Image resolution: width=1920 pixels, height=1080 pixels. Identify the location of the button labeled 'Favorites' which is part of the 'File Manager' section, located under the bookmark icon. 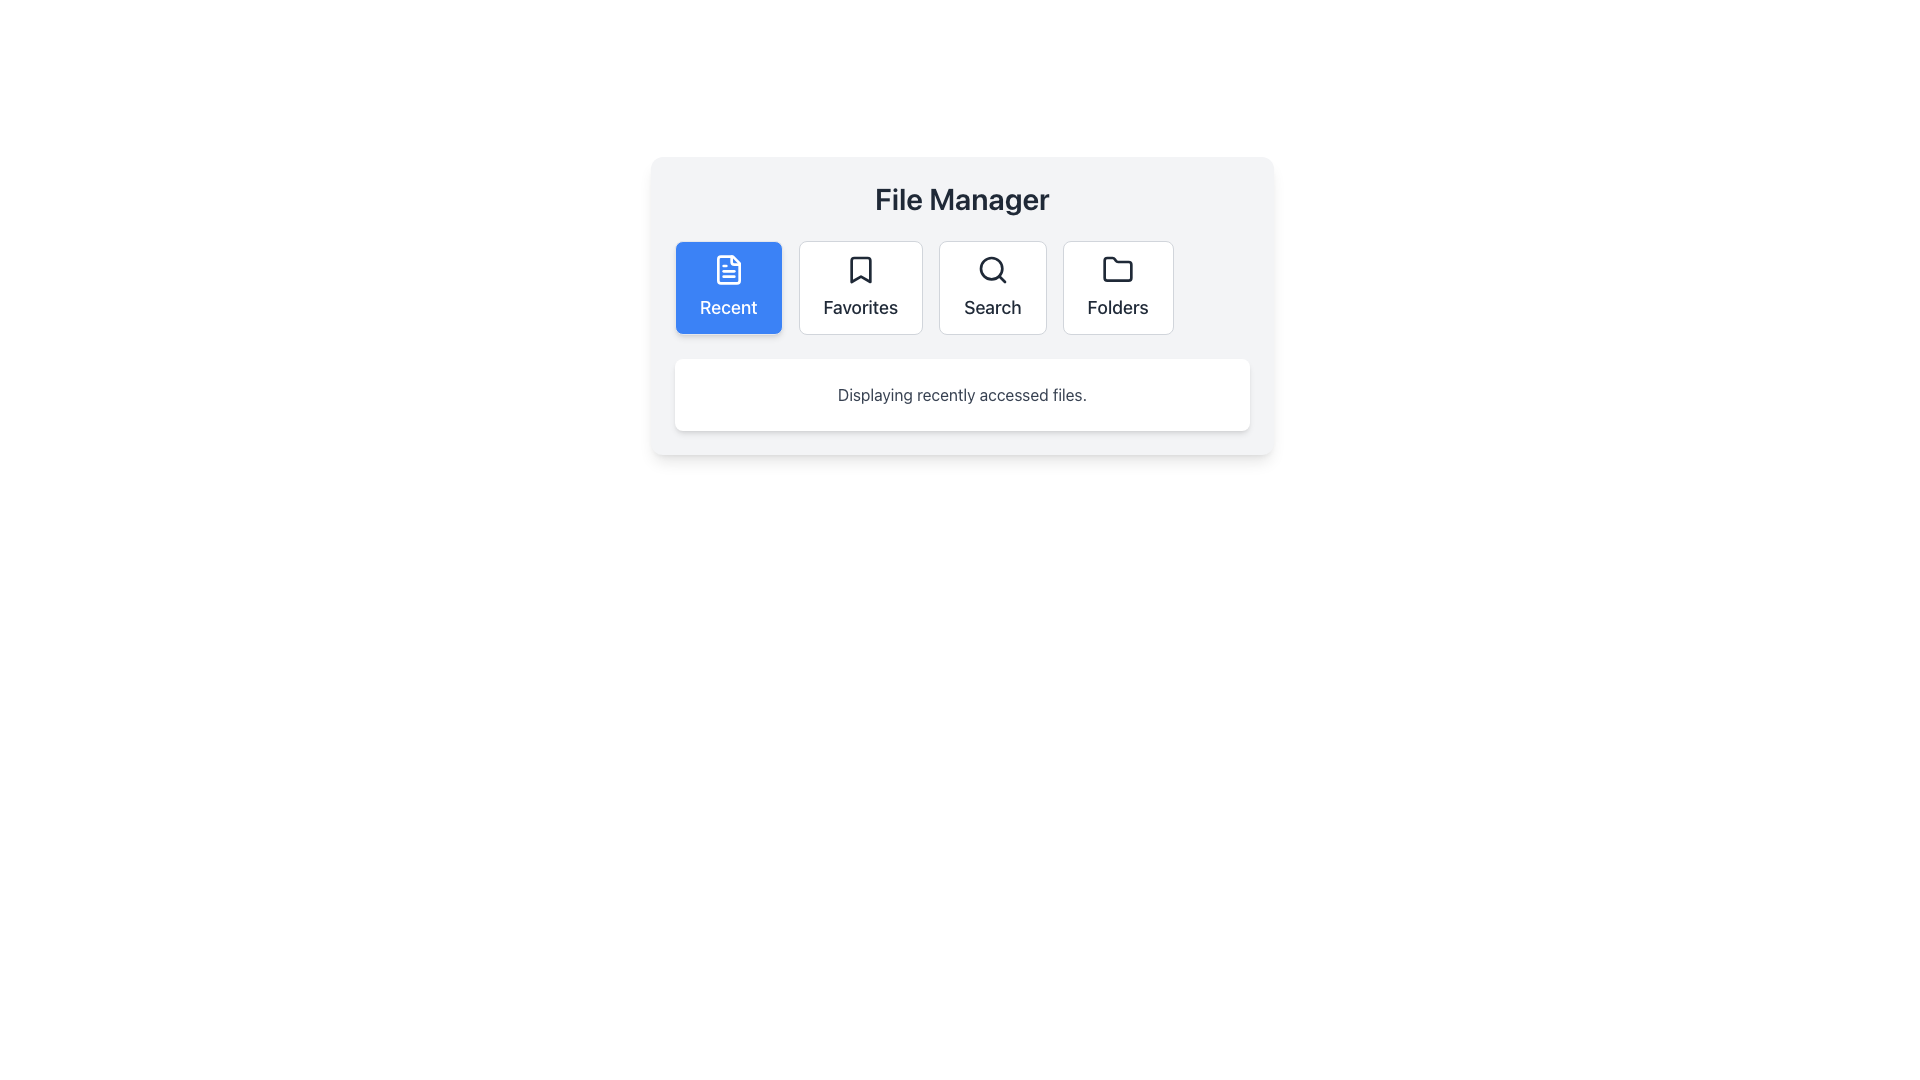
(860, 308).